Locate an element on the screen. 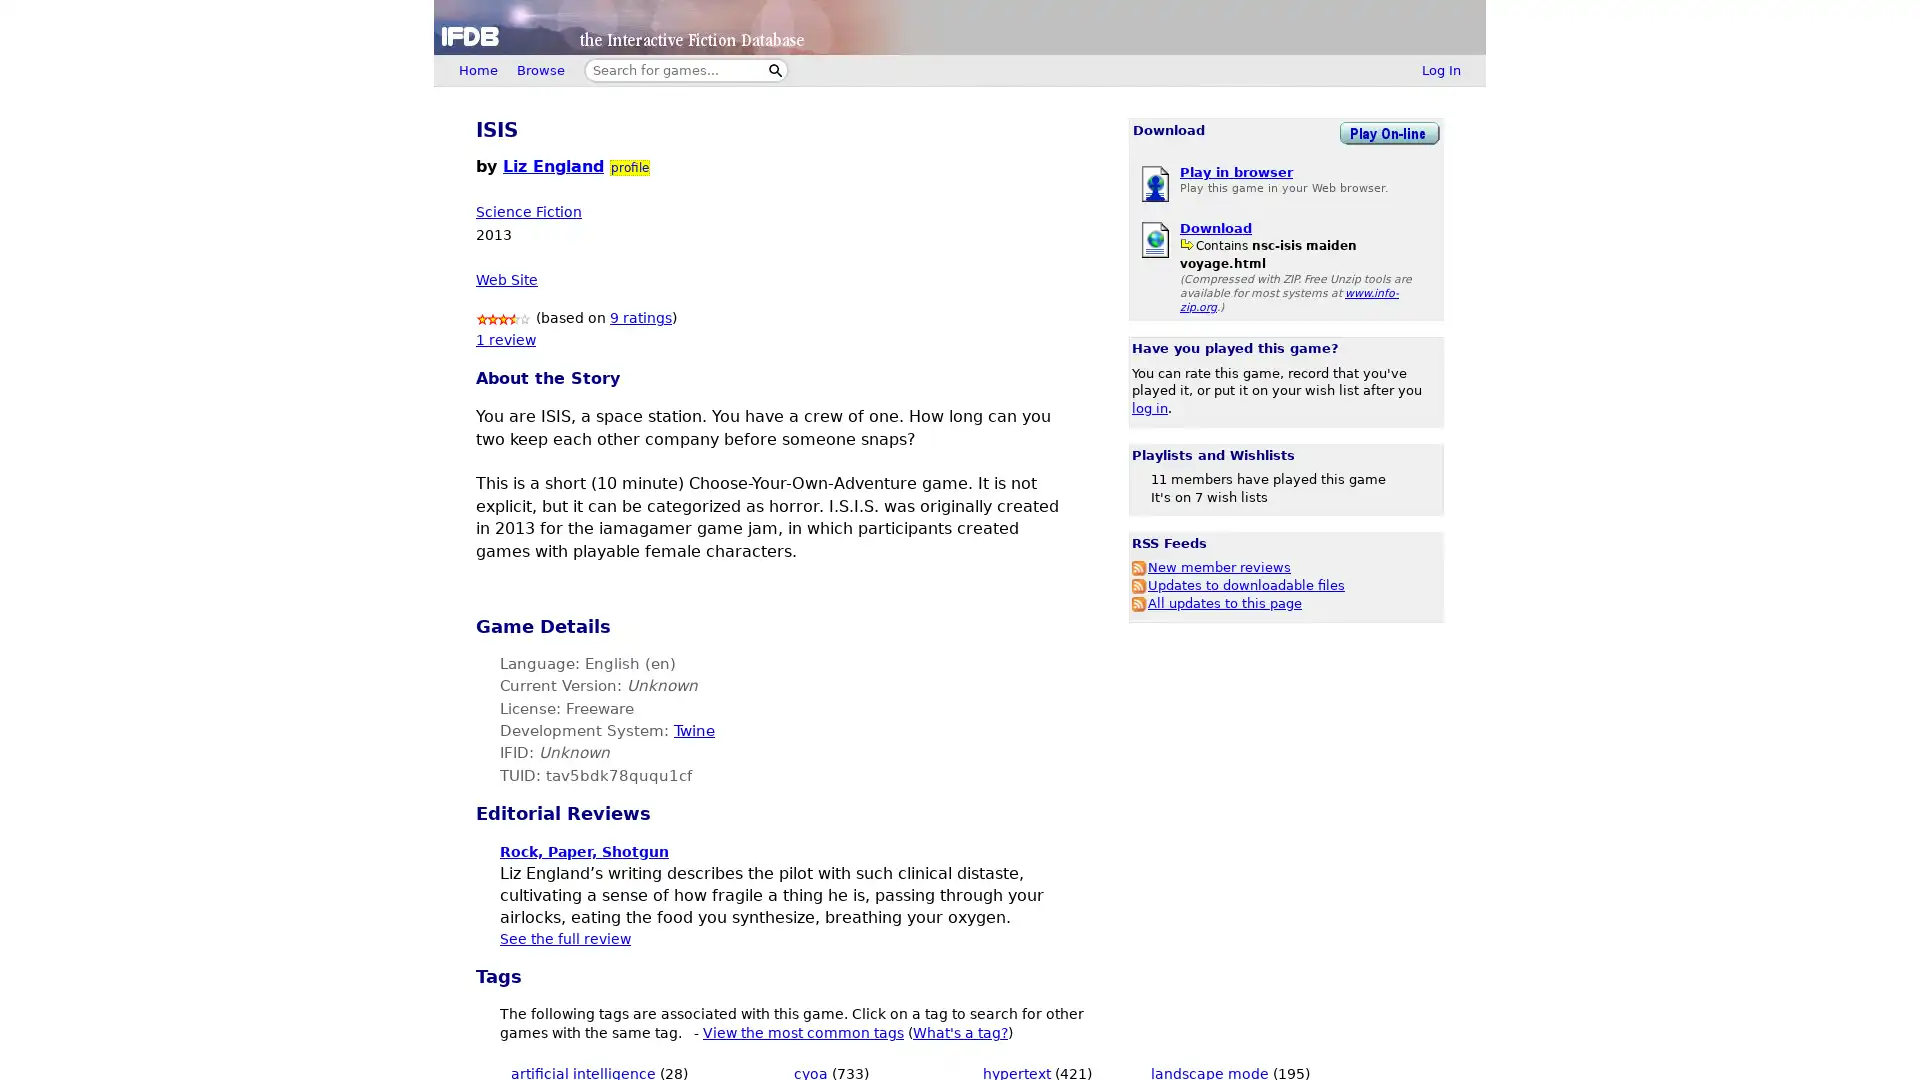 Image resolution: width=1920 pixels, height=1080 pixels. Search is located at coordinates (774, 68).